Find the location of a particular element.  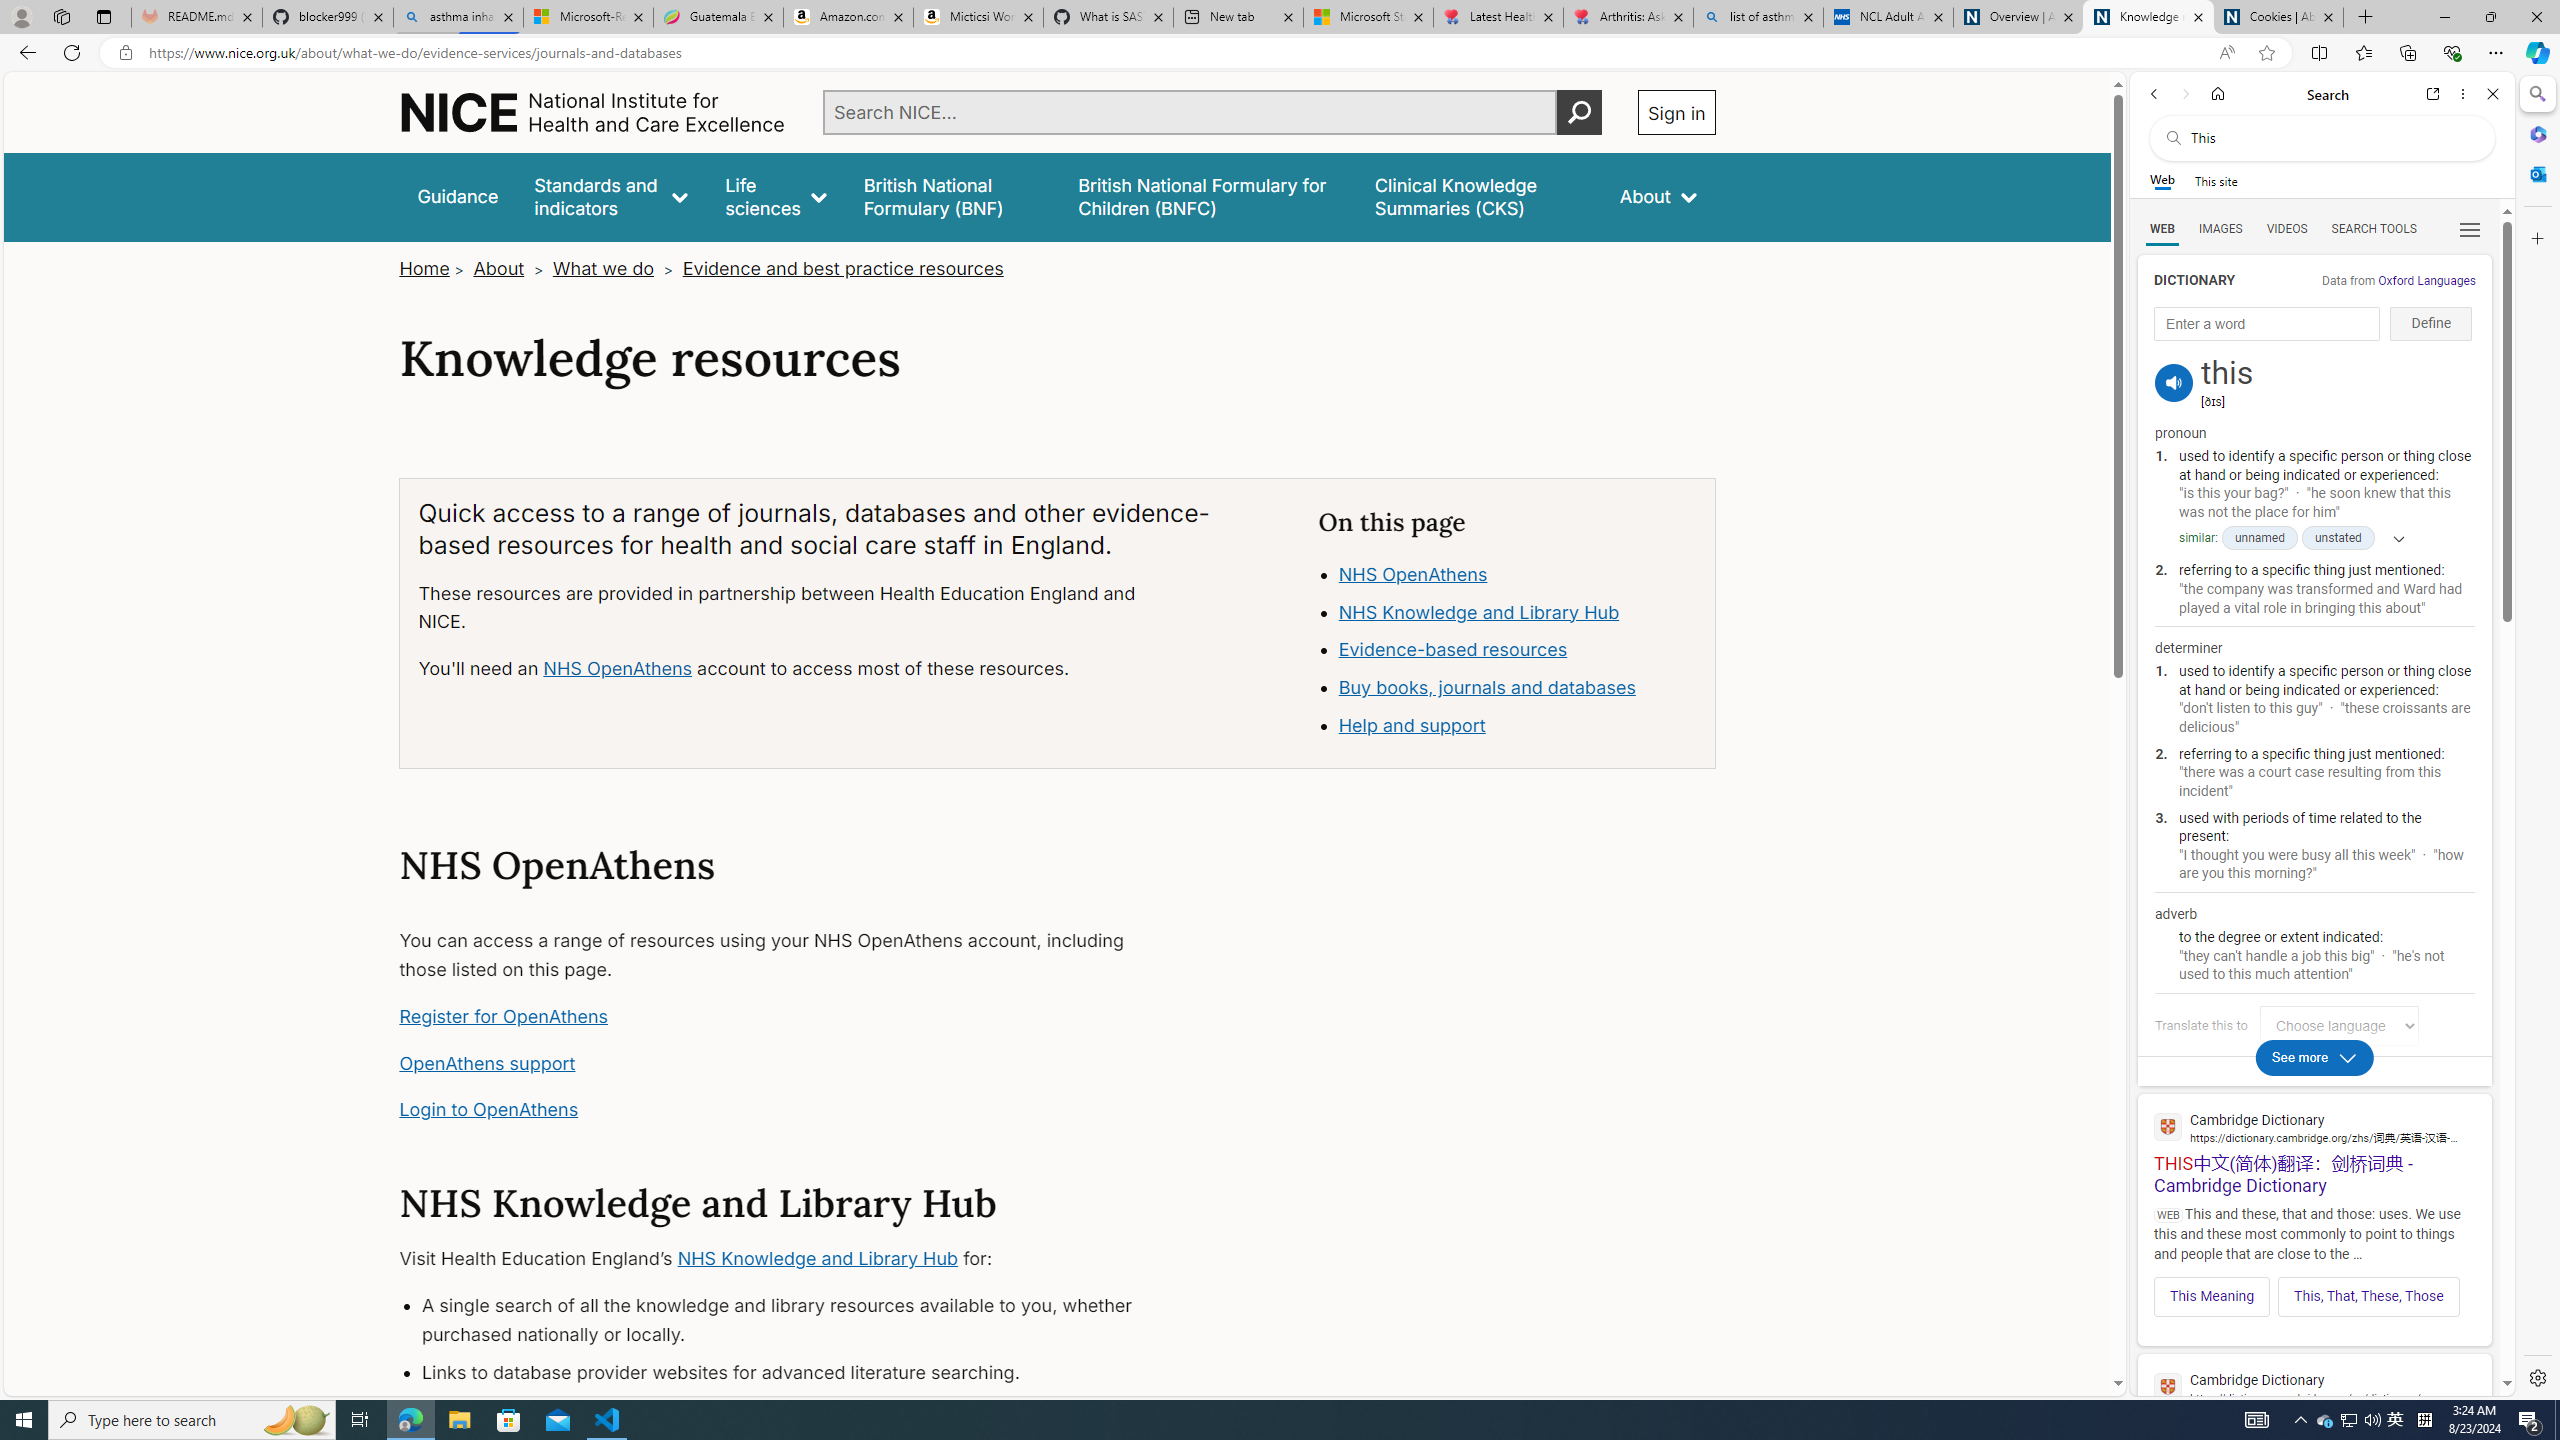

'This, That, These, Those' is located at coordinates (2368, 1295).